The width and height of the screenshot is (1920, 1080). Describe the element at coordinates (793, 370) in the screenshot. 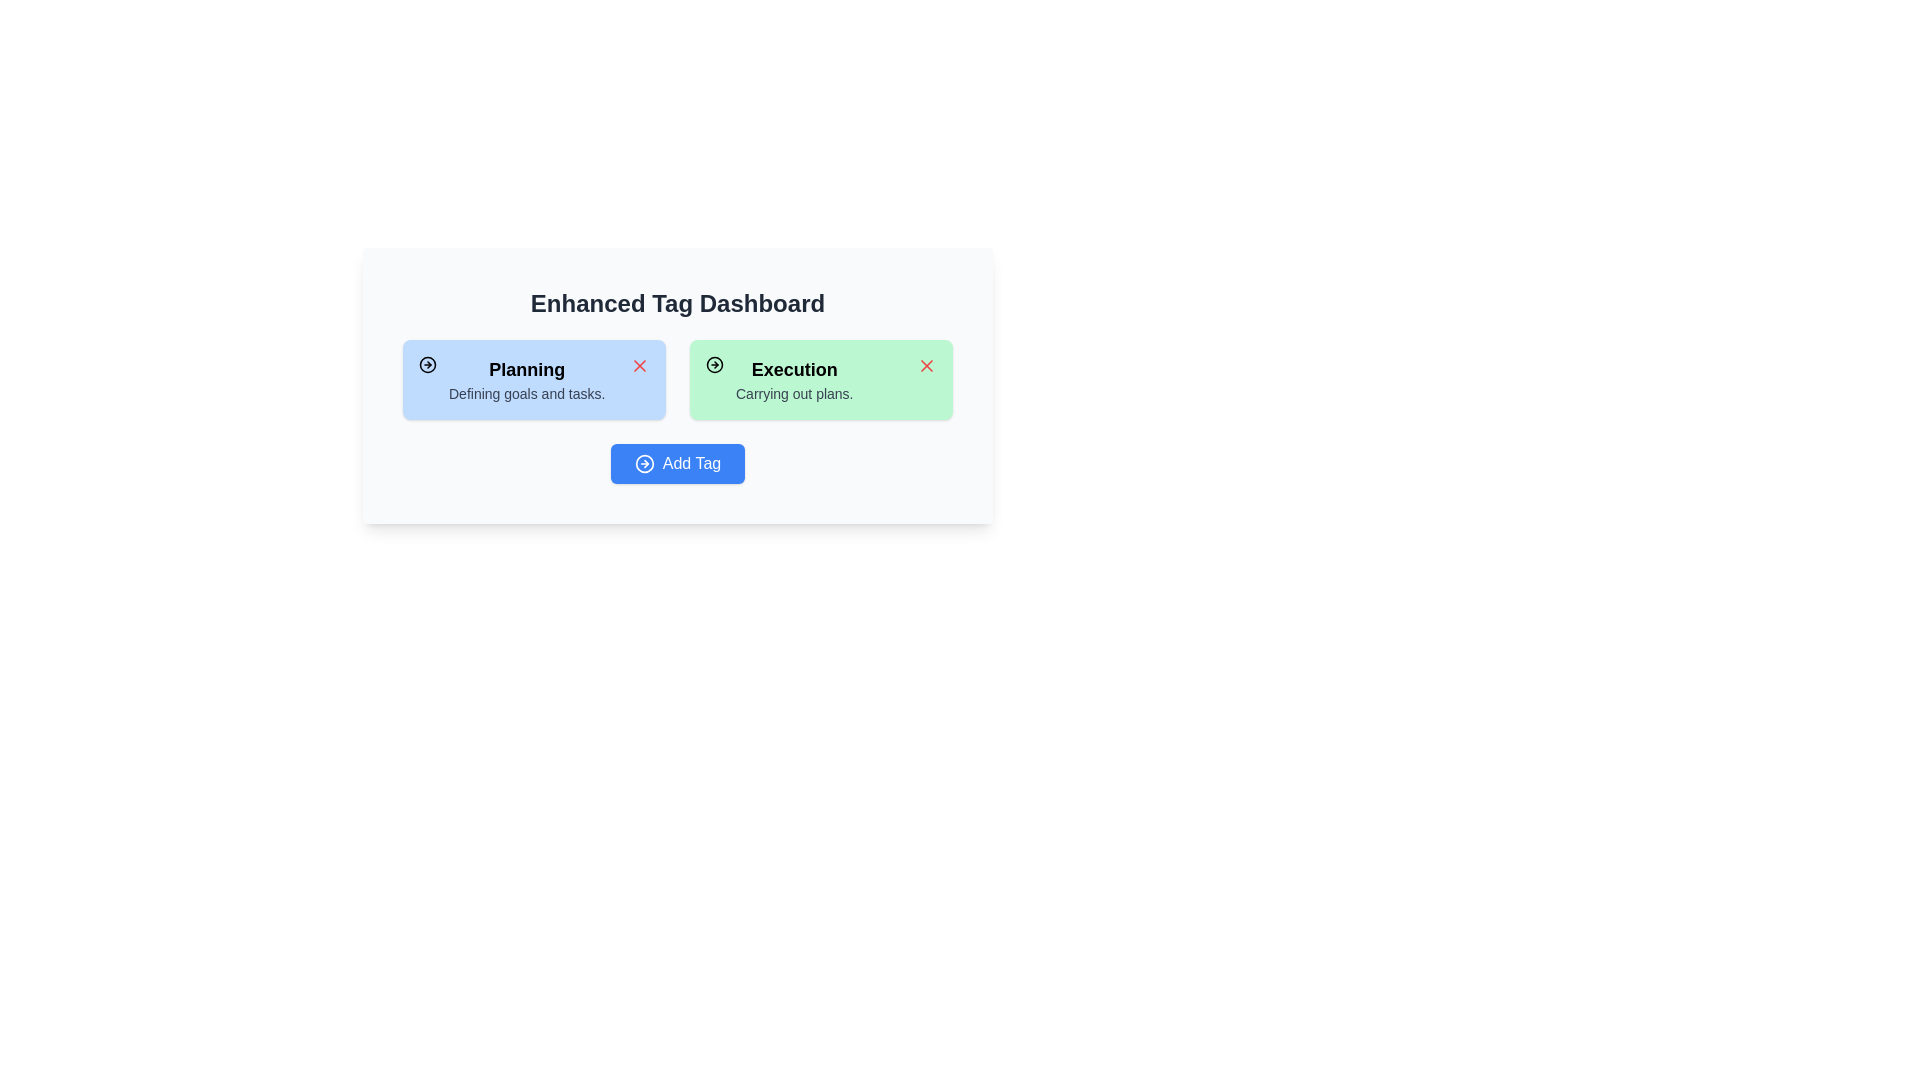

I see `the text label indicating the category 'Execution', which is centrally aligned in the second green box under 'Enhanced Tag Dashboard'` at that location.